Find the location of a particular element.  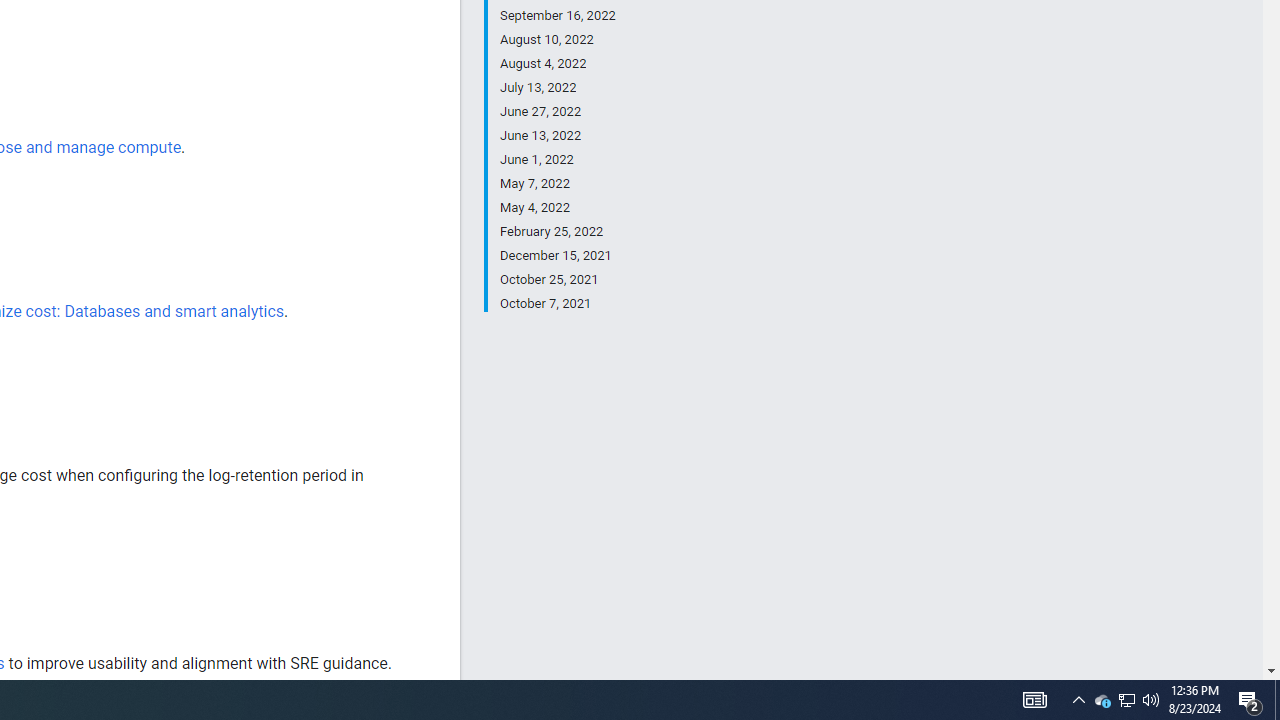

'October 25, 2021' is located at coordinates (557, 280).